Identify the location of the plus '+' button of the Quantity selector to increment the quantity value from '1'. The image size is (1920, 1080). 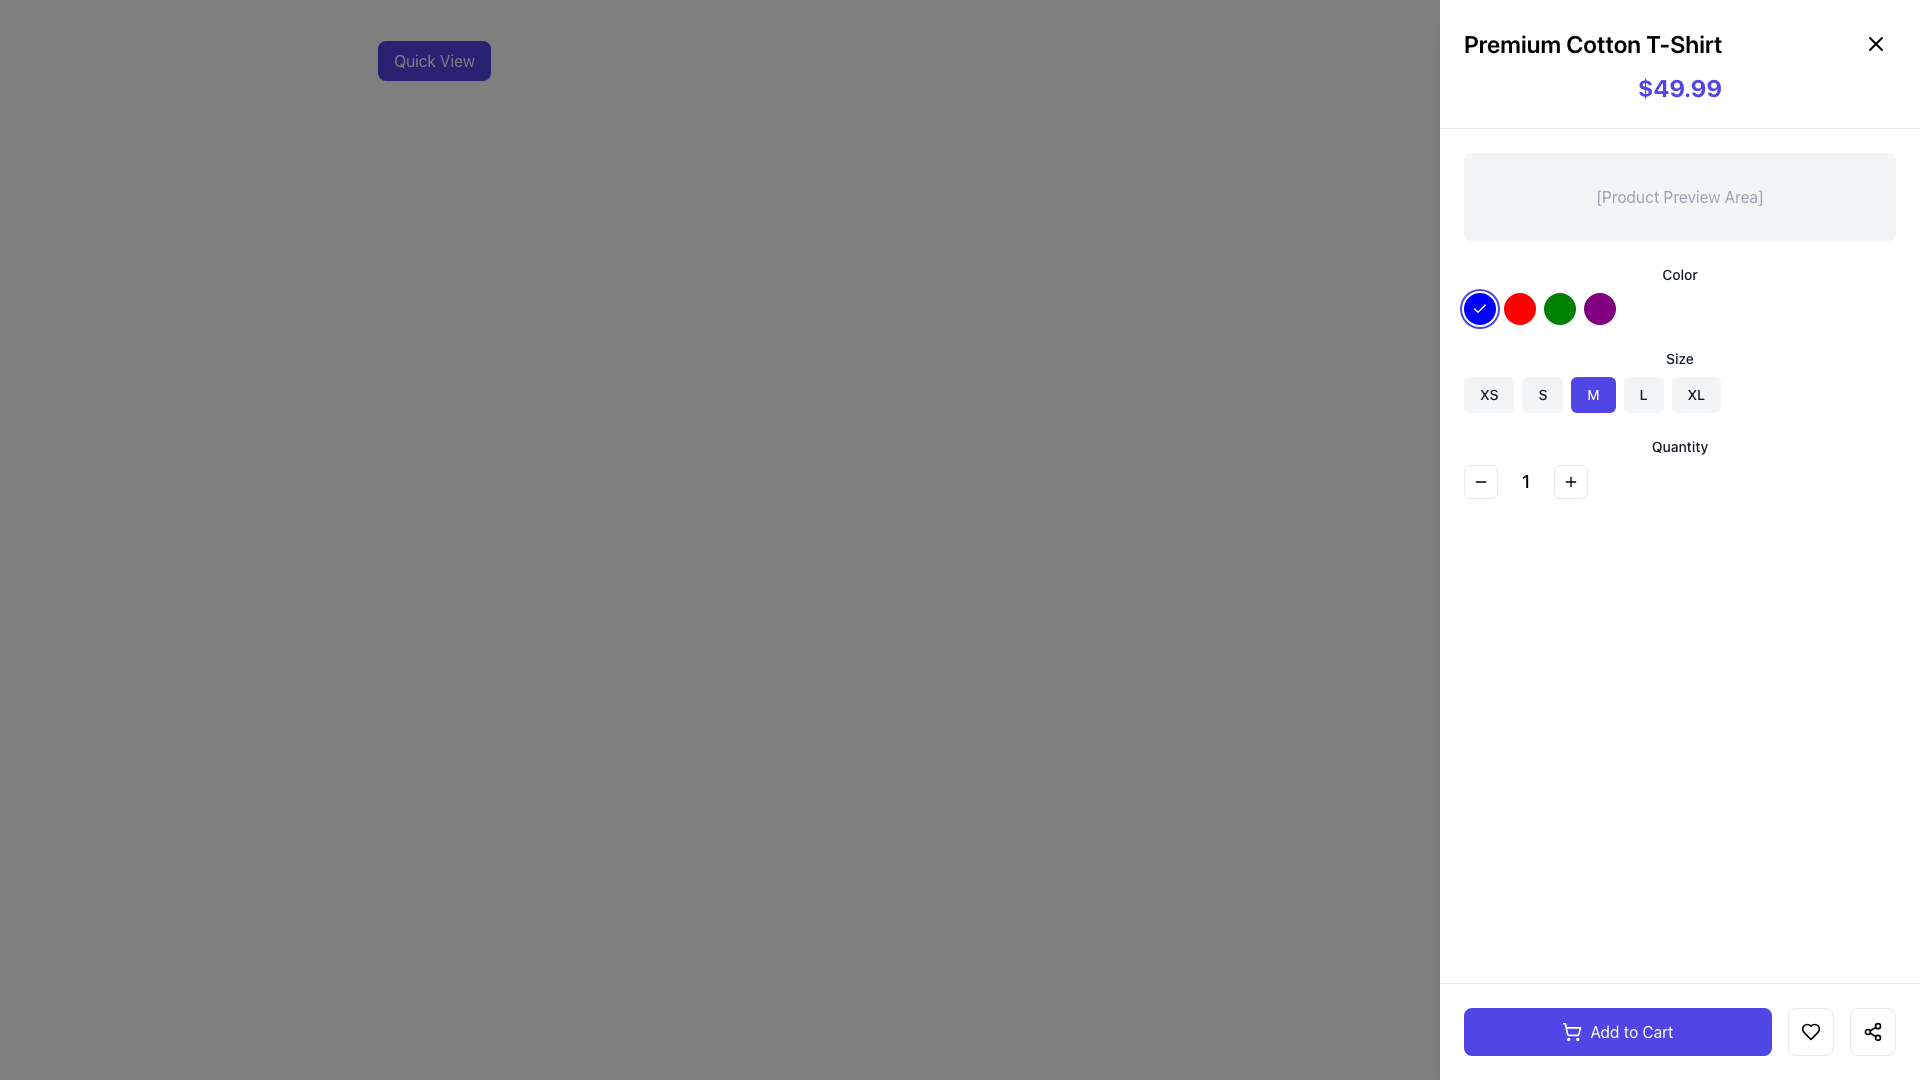
(1680, 467).